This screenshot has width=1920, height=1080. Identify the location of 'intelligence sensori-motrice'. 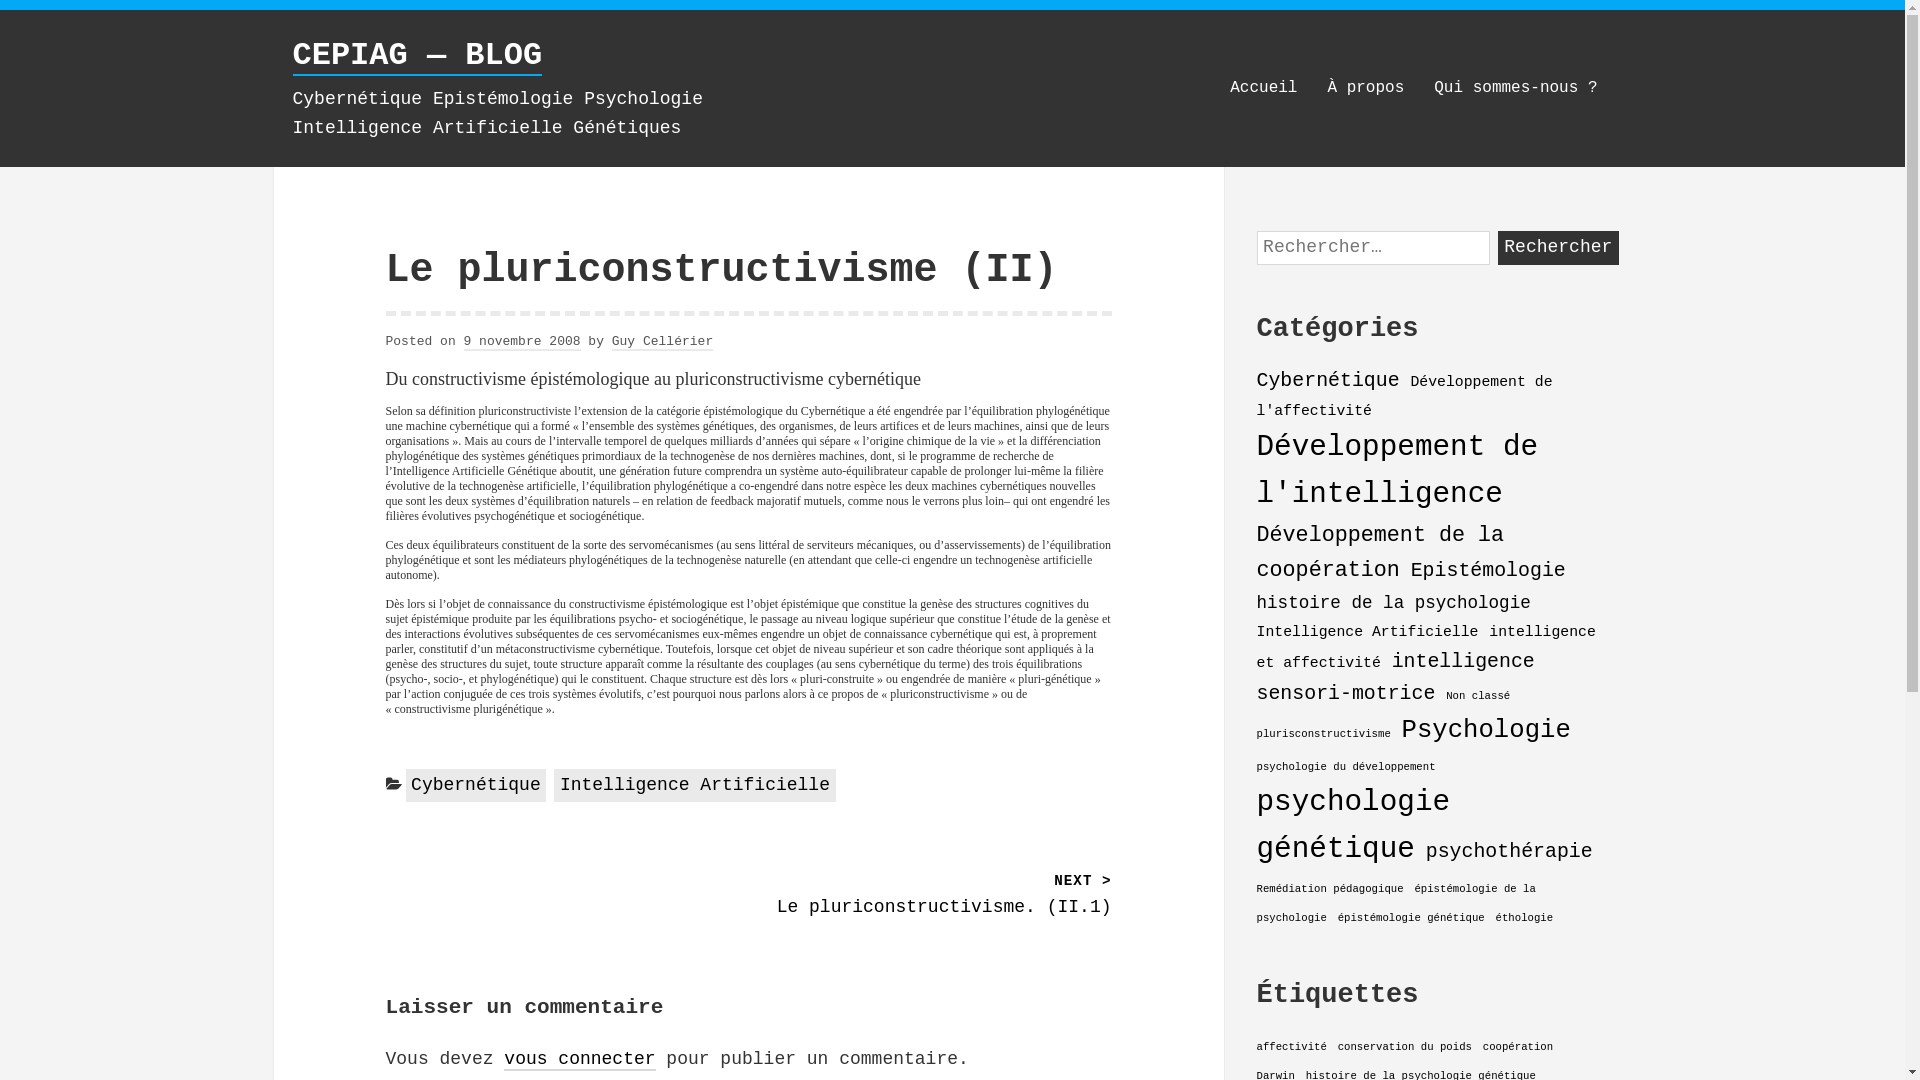
(1394, 676).